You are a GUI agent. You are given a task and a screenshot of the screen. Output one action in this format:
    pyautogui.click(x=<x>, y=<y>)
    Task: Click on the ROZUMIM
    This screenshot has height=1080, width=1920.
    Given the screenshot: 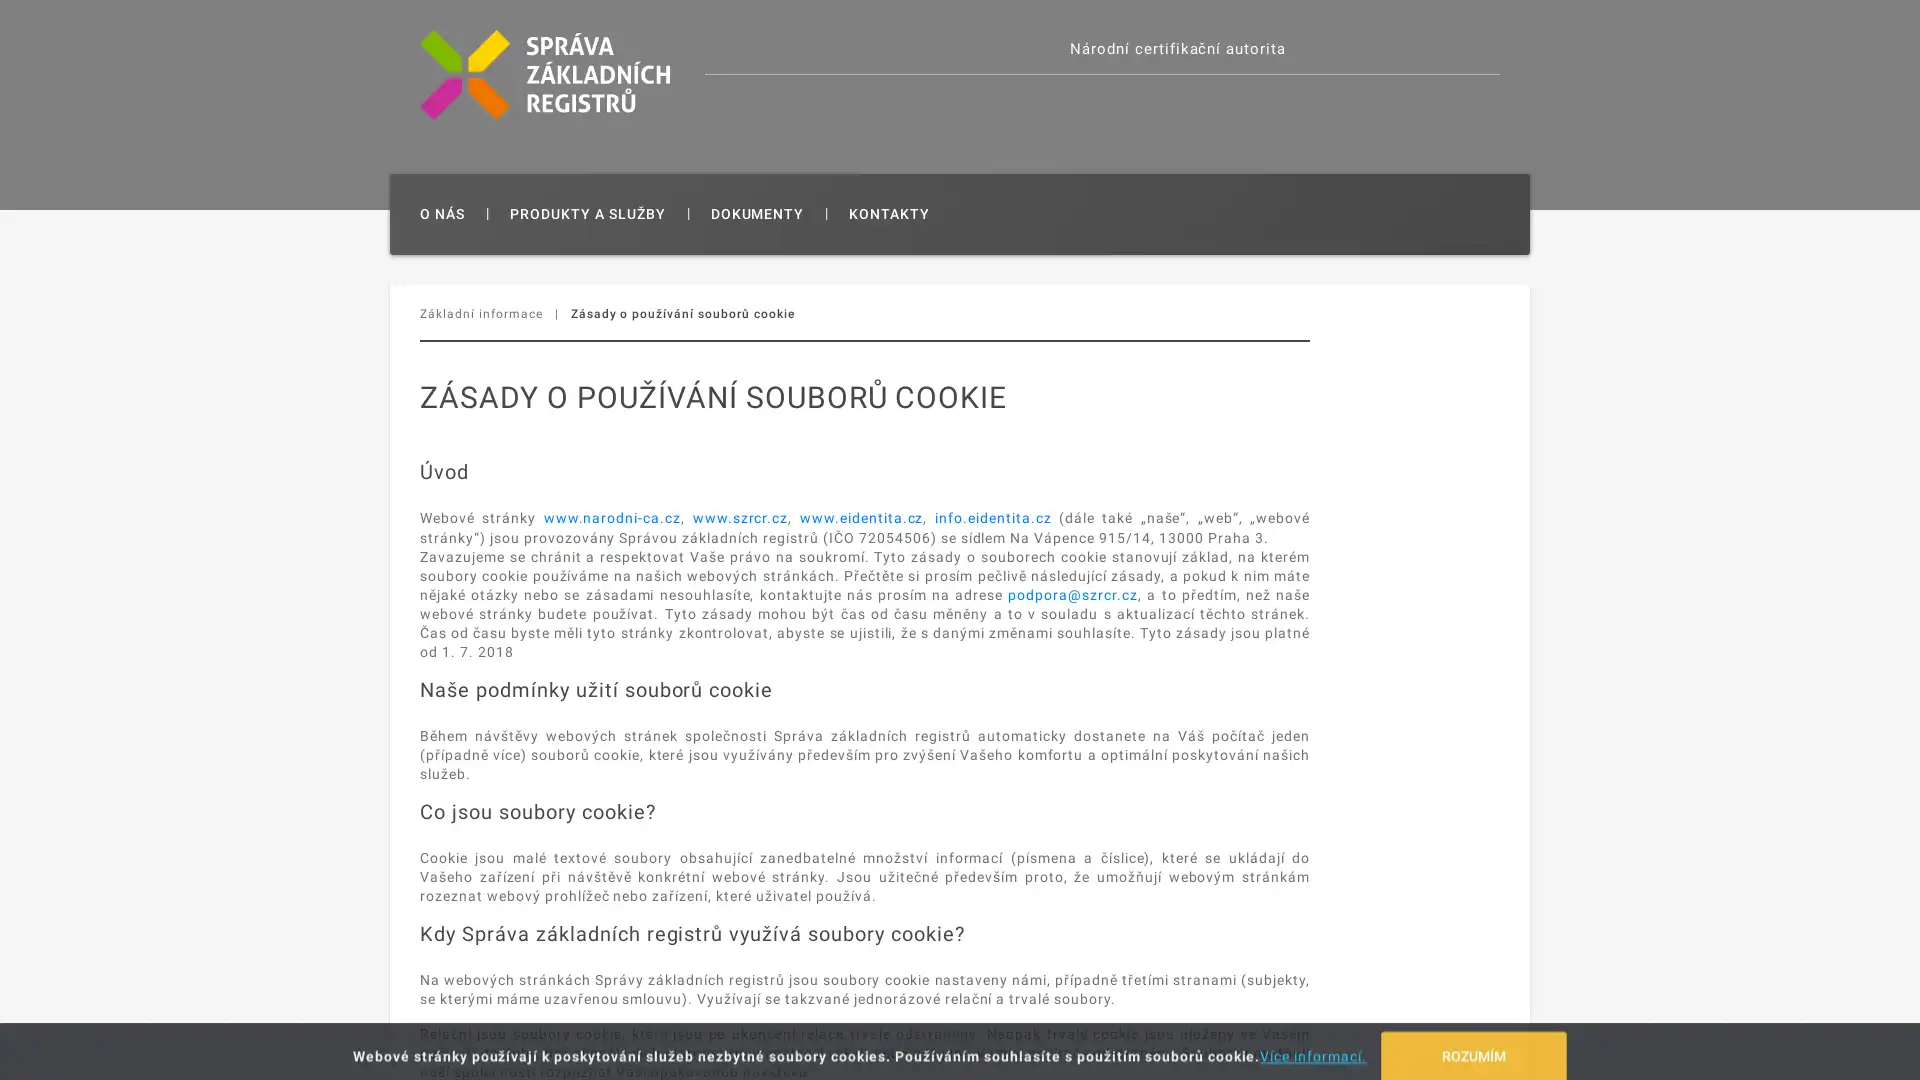 What is the action you would take?
    pyautogui.click(x=1473, y=1044)
    